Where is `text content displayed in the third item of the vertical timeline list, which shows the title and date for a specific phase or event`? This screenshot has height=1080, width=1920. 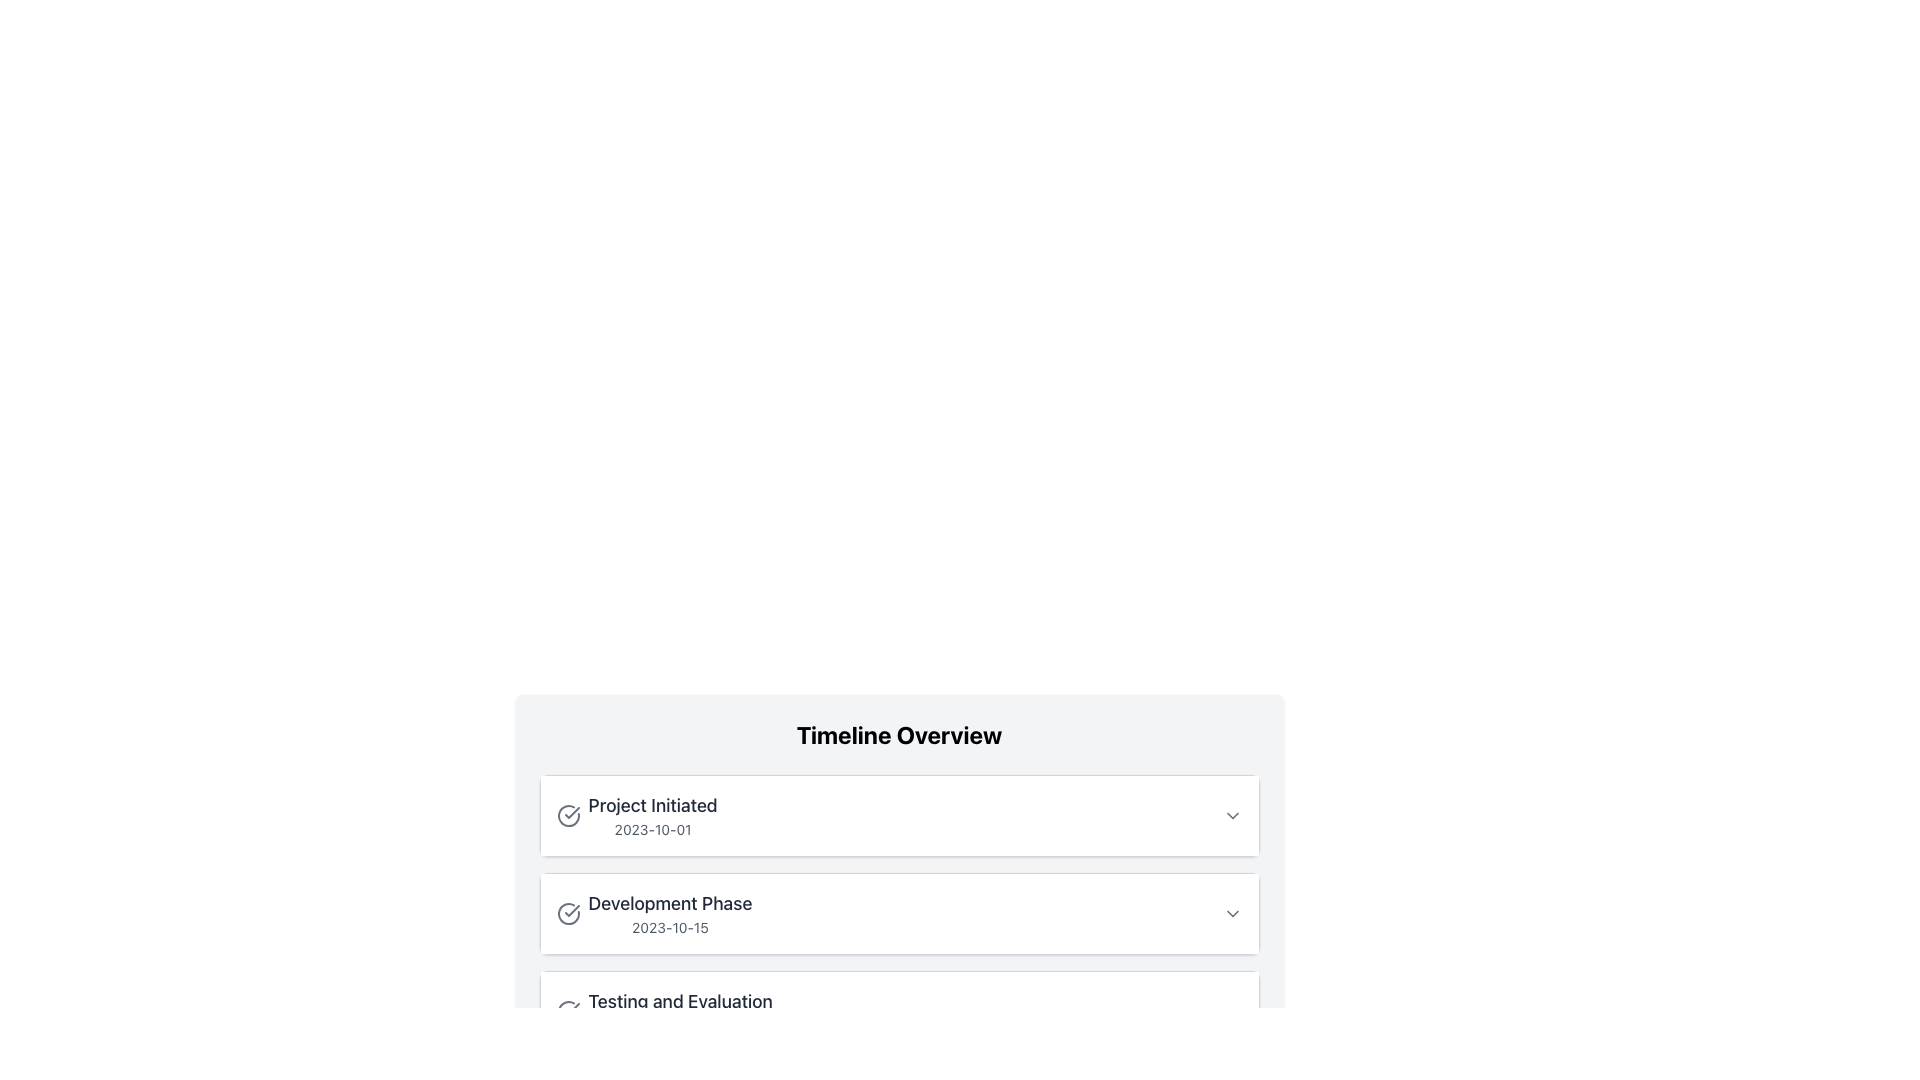 text content displayed in the third item of the vertical timeline list, which shows the title and date for a specific phase or event is located at coordinates (680, 1011).